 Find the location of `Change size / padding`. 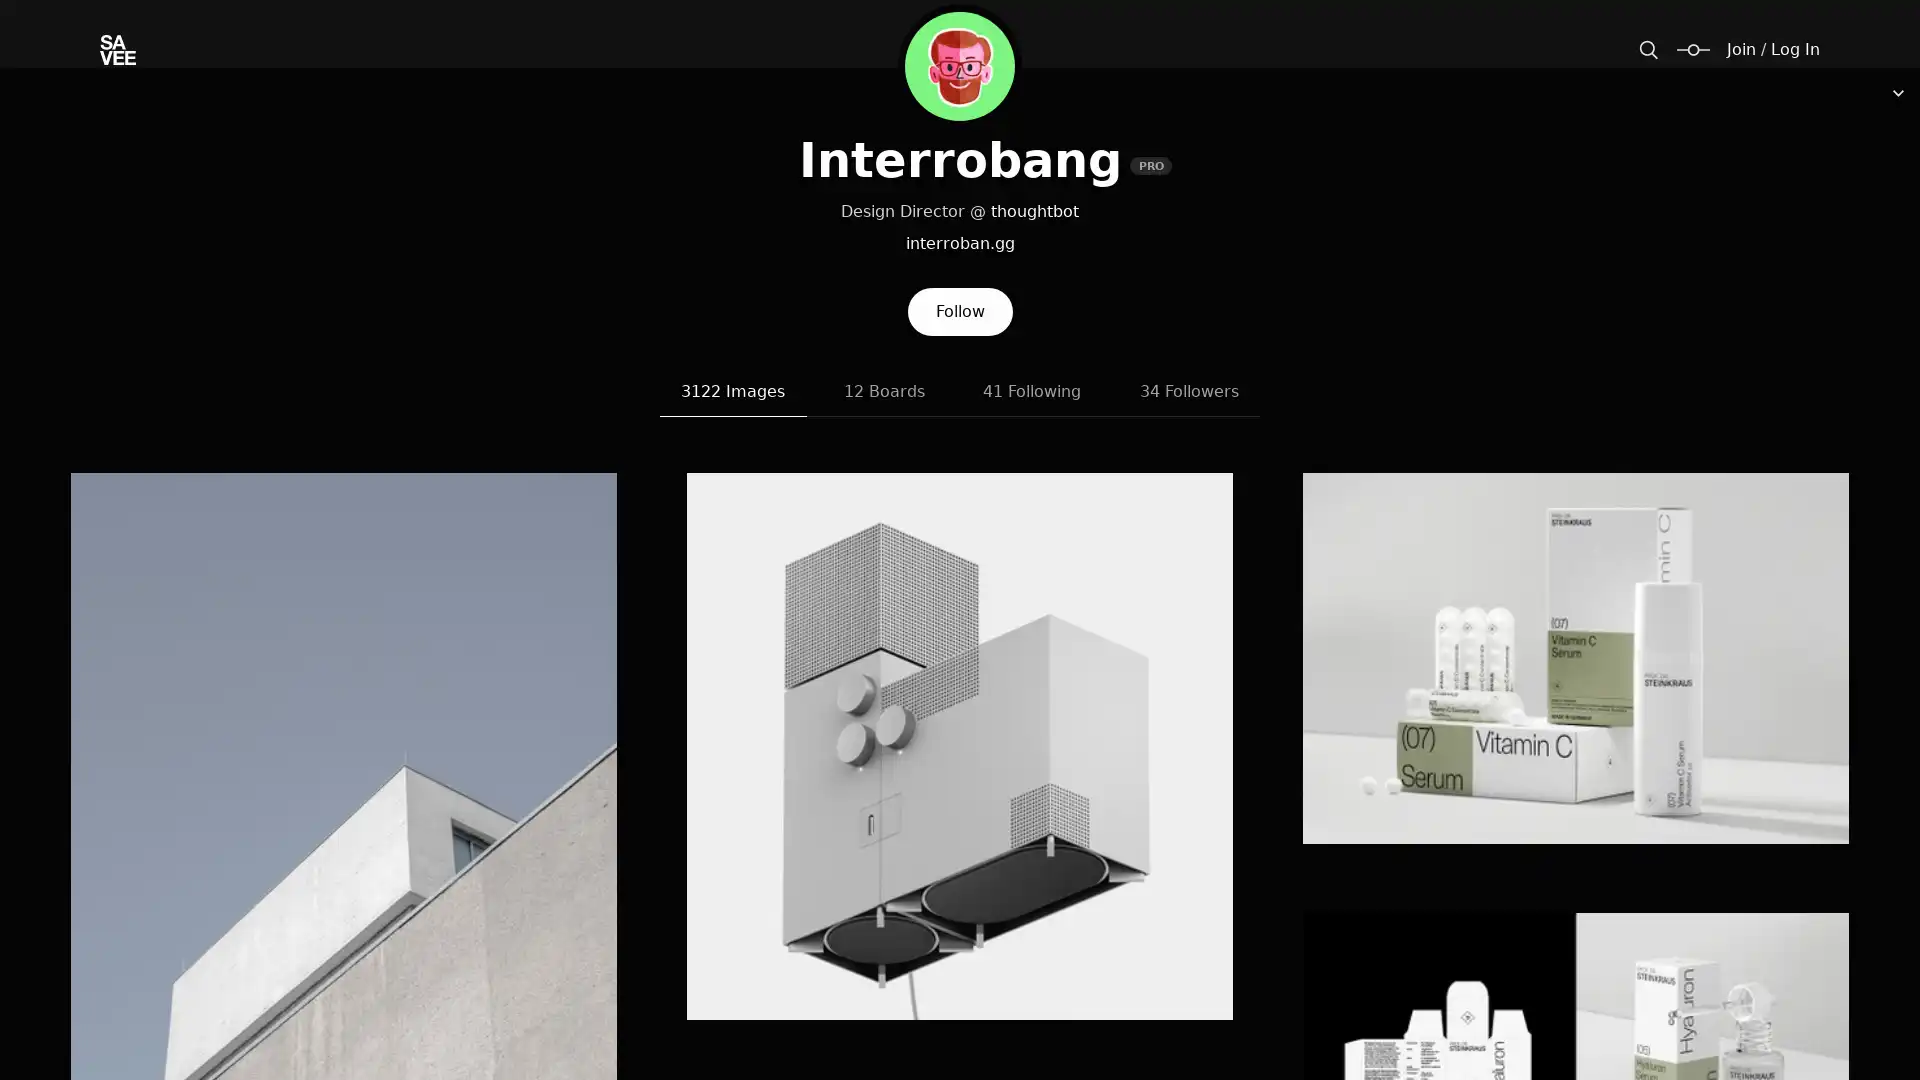

Change size / padding is located at coordinates (1692, 49).